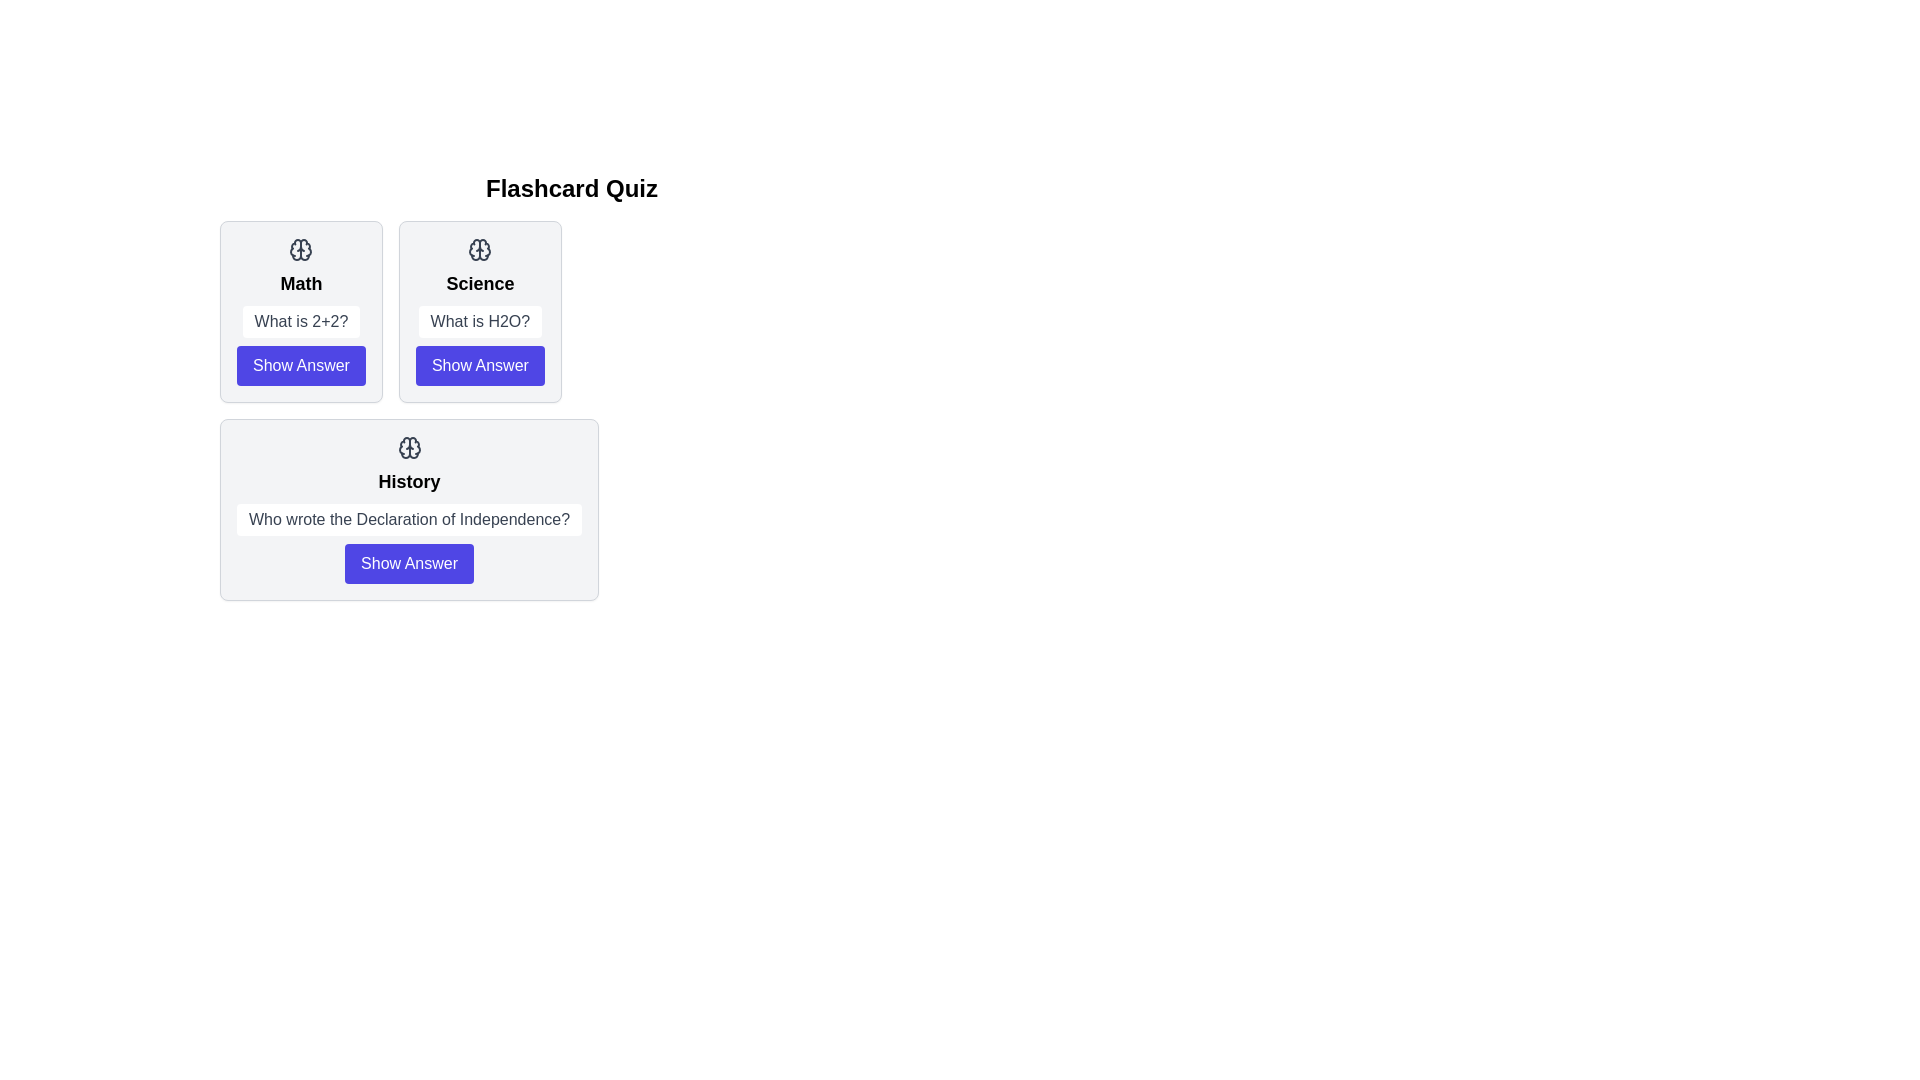  Describe the element at coordinates (300, 366) in the screenshot. I see `the 'Show Answer' button for the Math flashcard` at that location.